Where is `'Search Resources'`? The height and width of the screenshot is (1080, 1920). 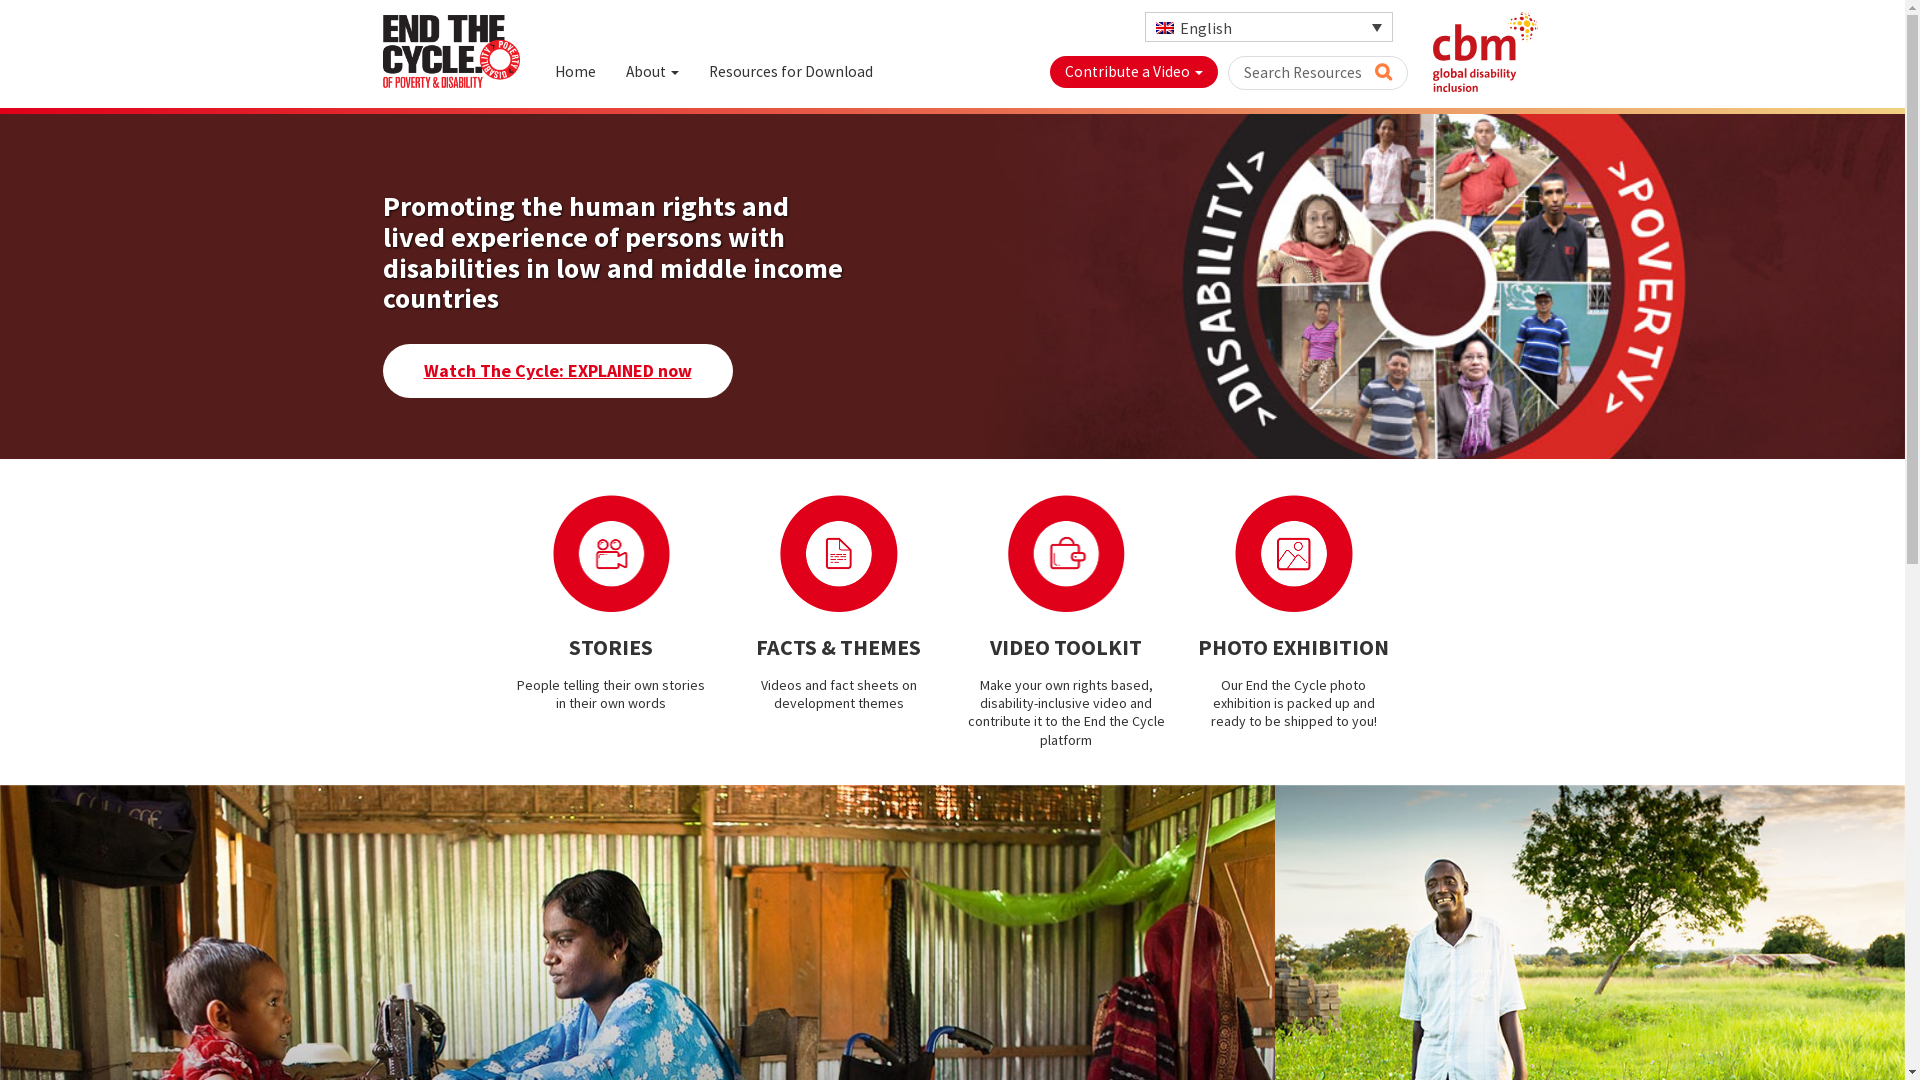
'Search Resources' is located at coordinates (1372, 69).